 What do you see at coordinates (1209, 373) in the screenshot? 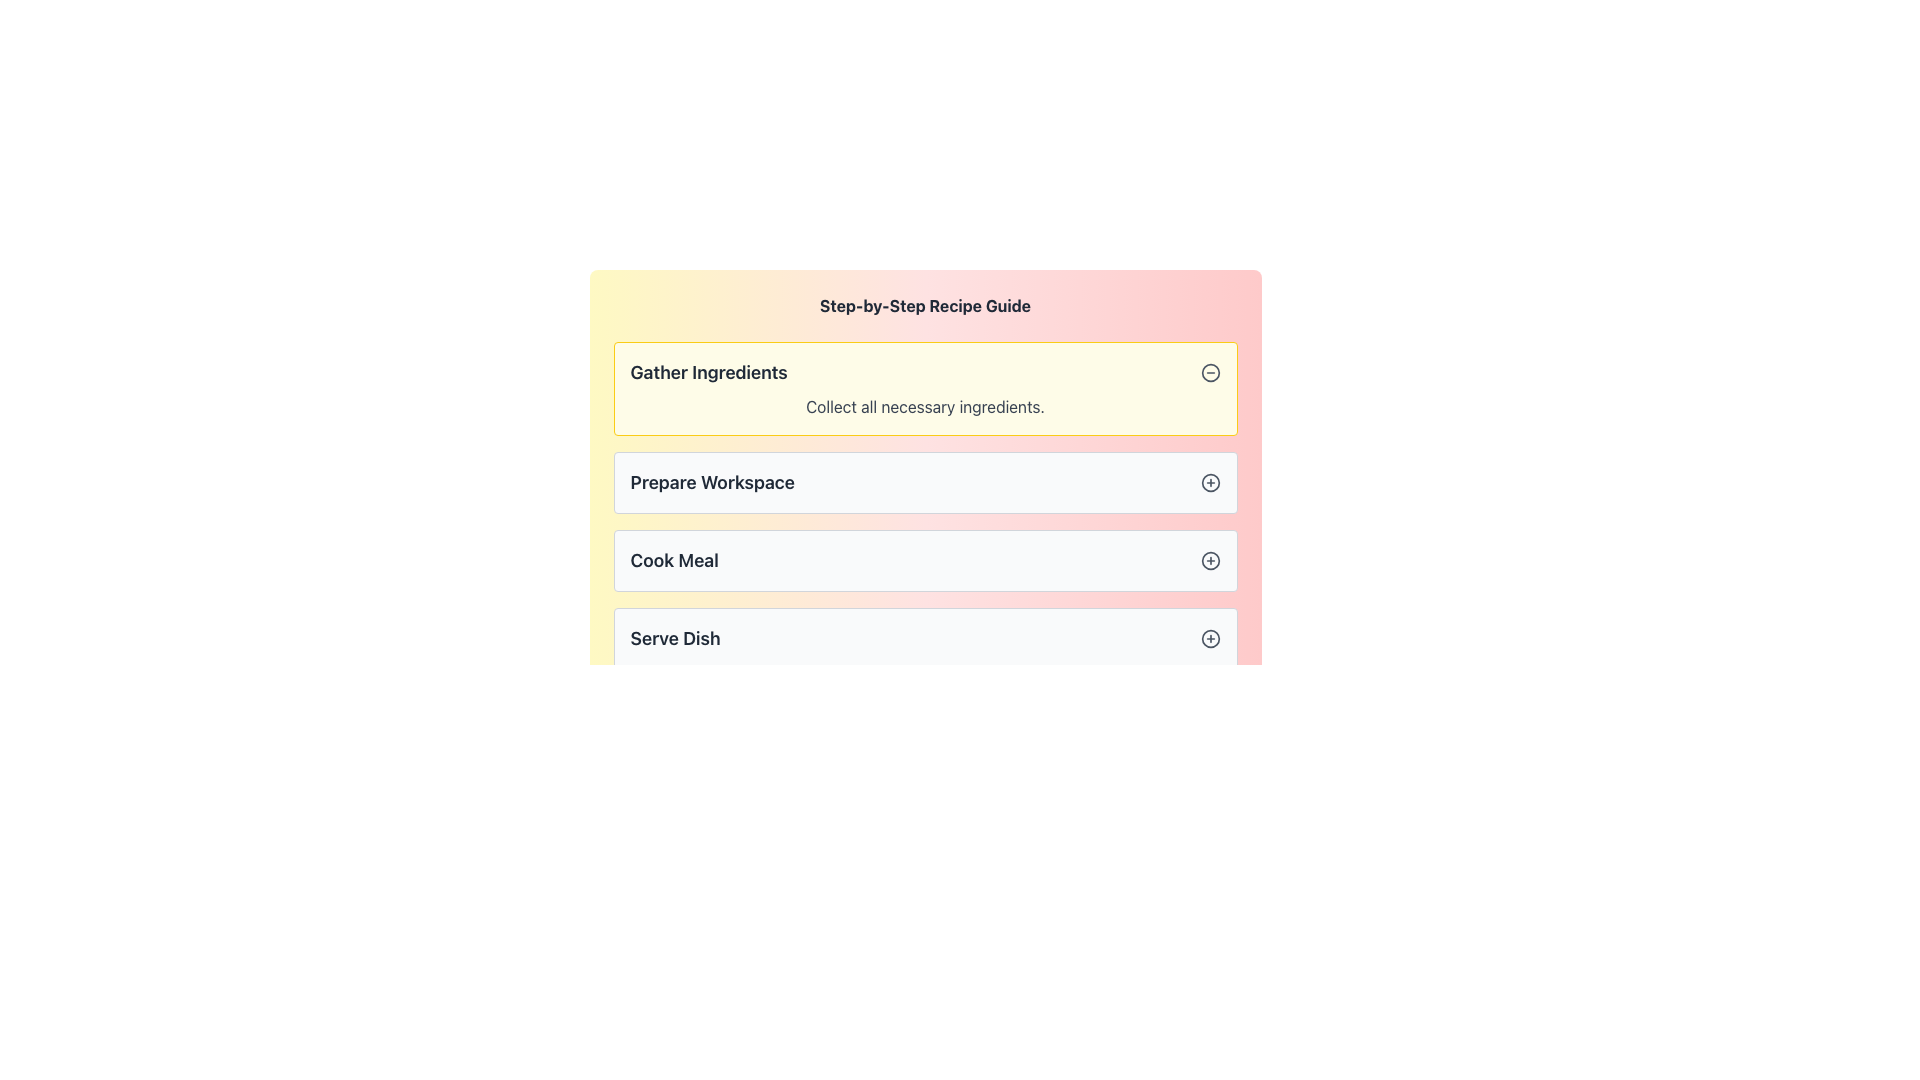
I see `the circular button located at the far right of the 'Gather Ingredients' section` at bounding box center [1209, 373].